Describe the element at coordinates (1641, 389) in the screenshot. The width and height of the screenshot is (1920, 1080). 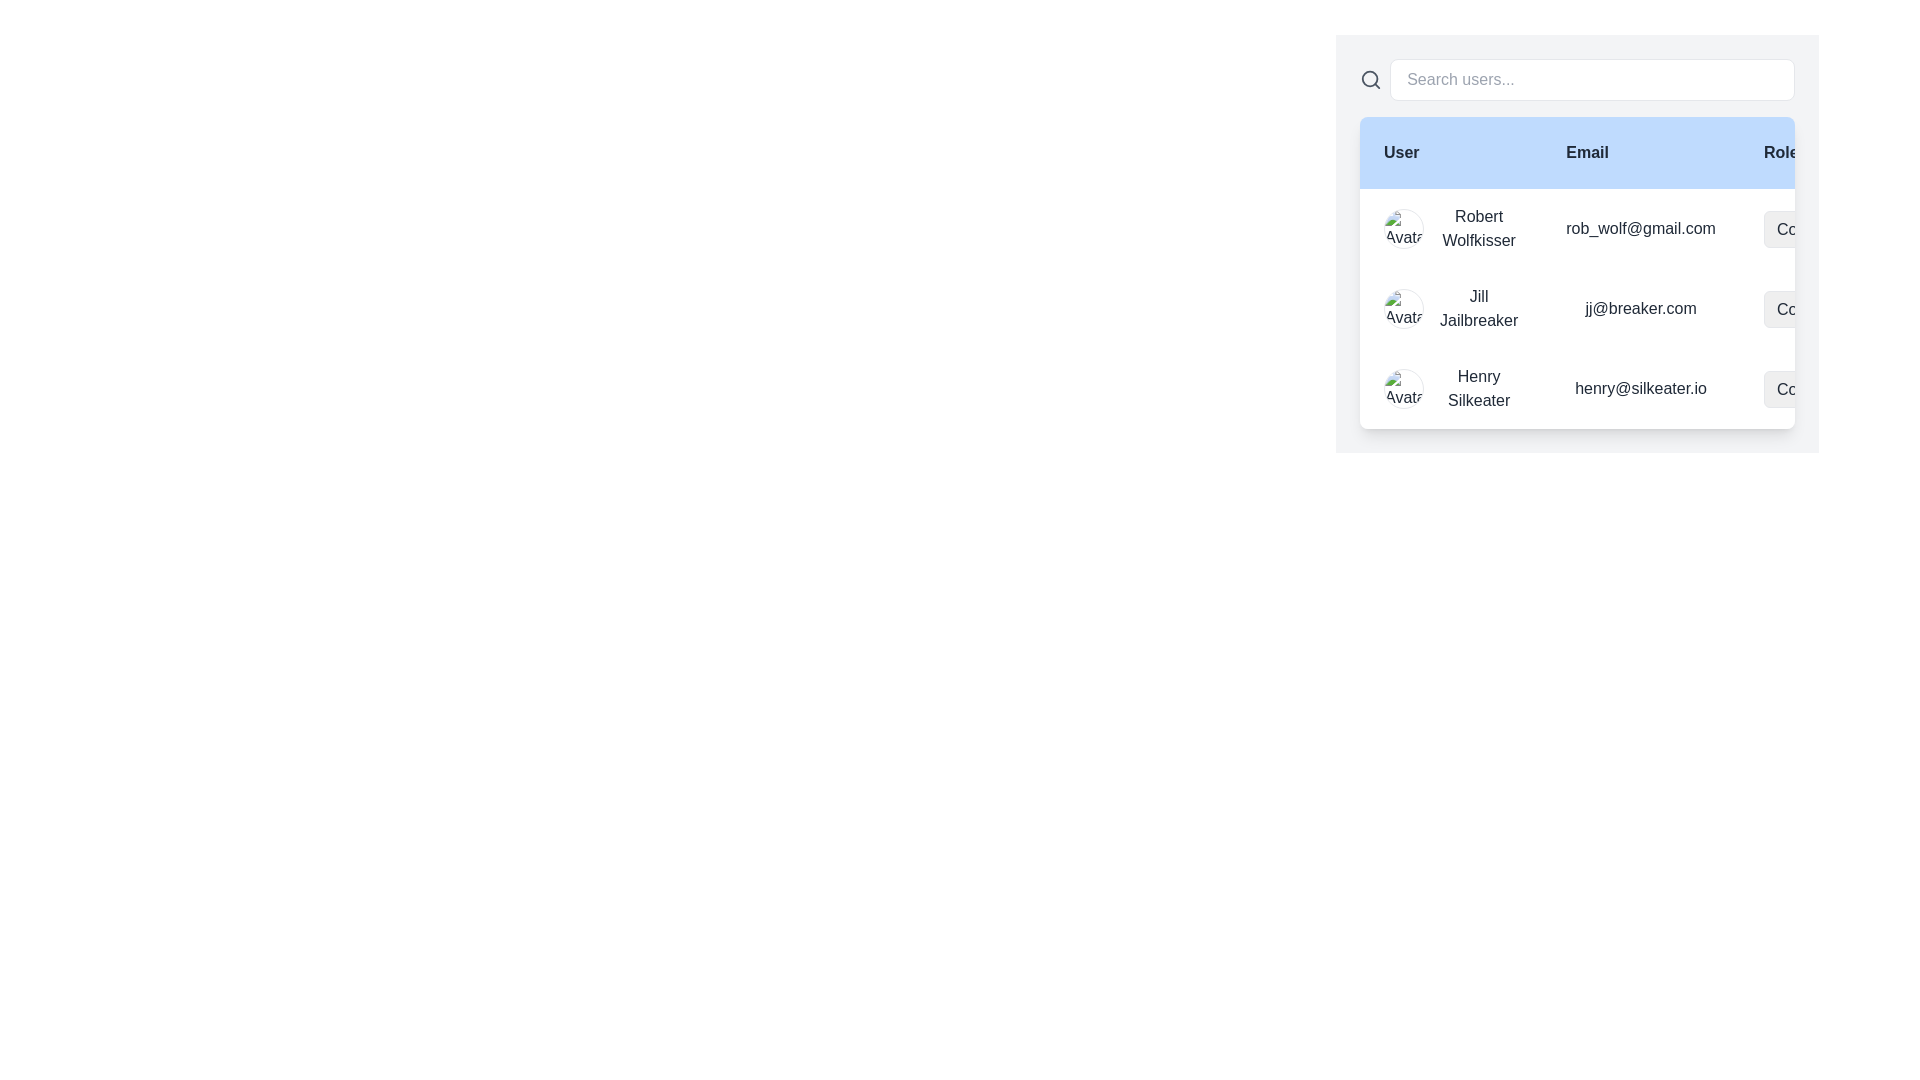
I see `the email address 'henry@silkeater.io' displayed in the table under the 'Email' column for copying` at that location.